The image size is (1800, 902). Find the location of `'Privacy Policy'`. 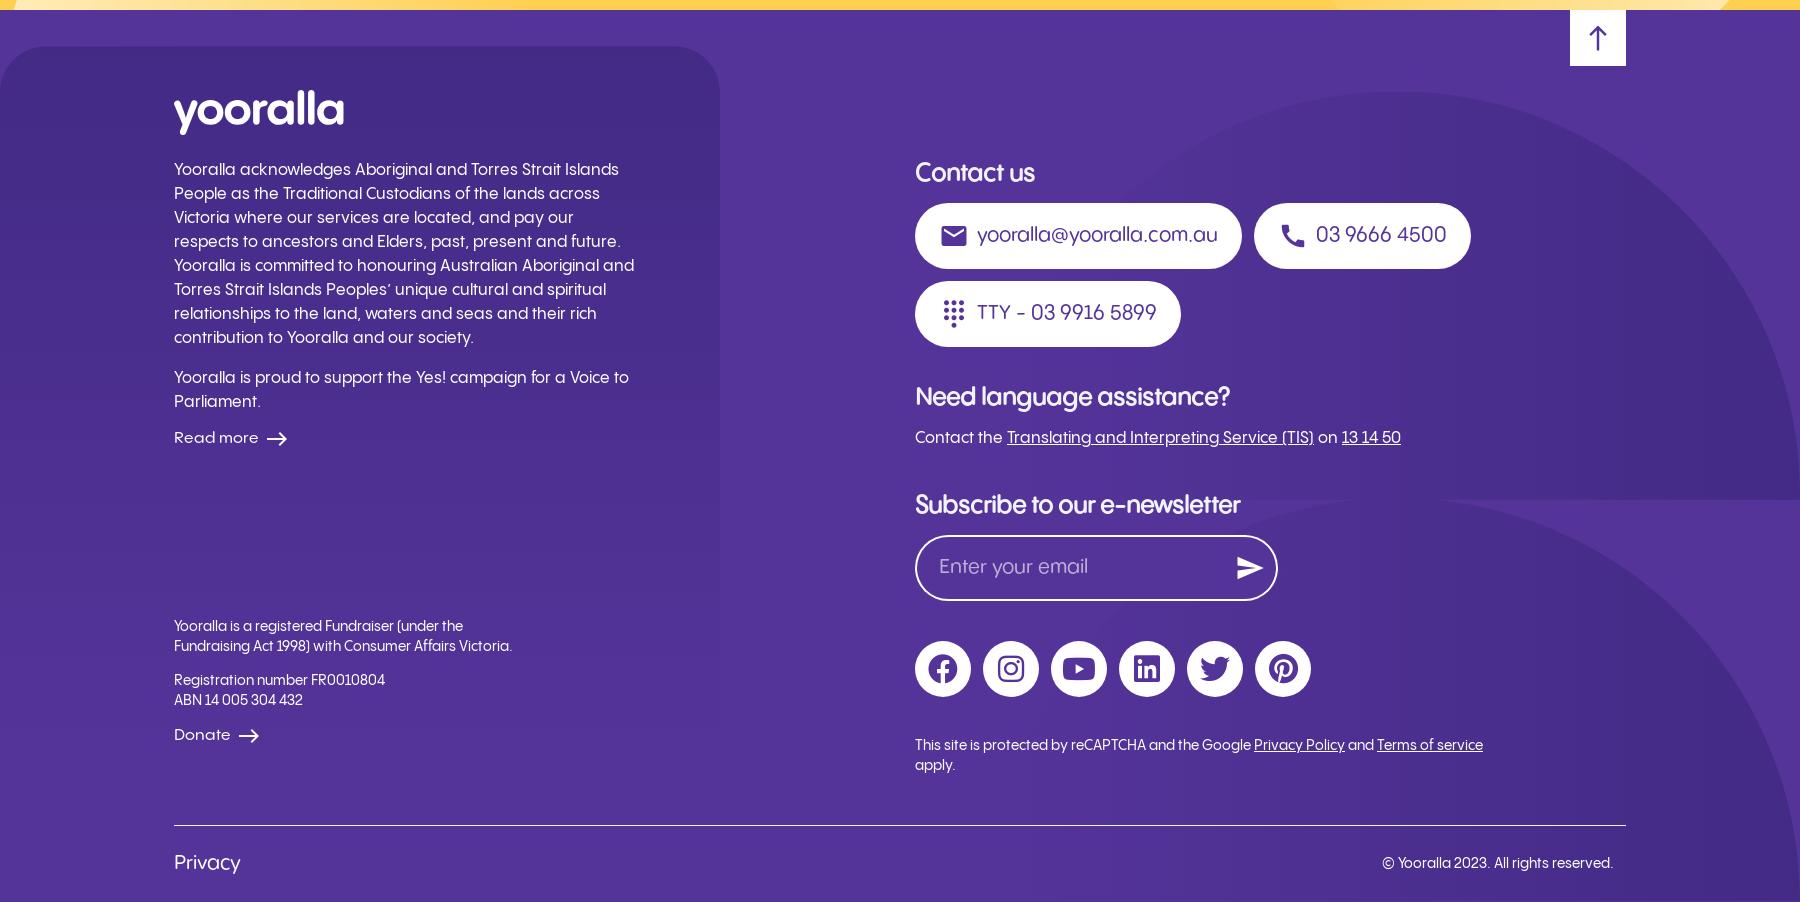

'Privacy Policy' is located at coordinates (1299, 746).